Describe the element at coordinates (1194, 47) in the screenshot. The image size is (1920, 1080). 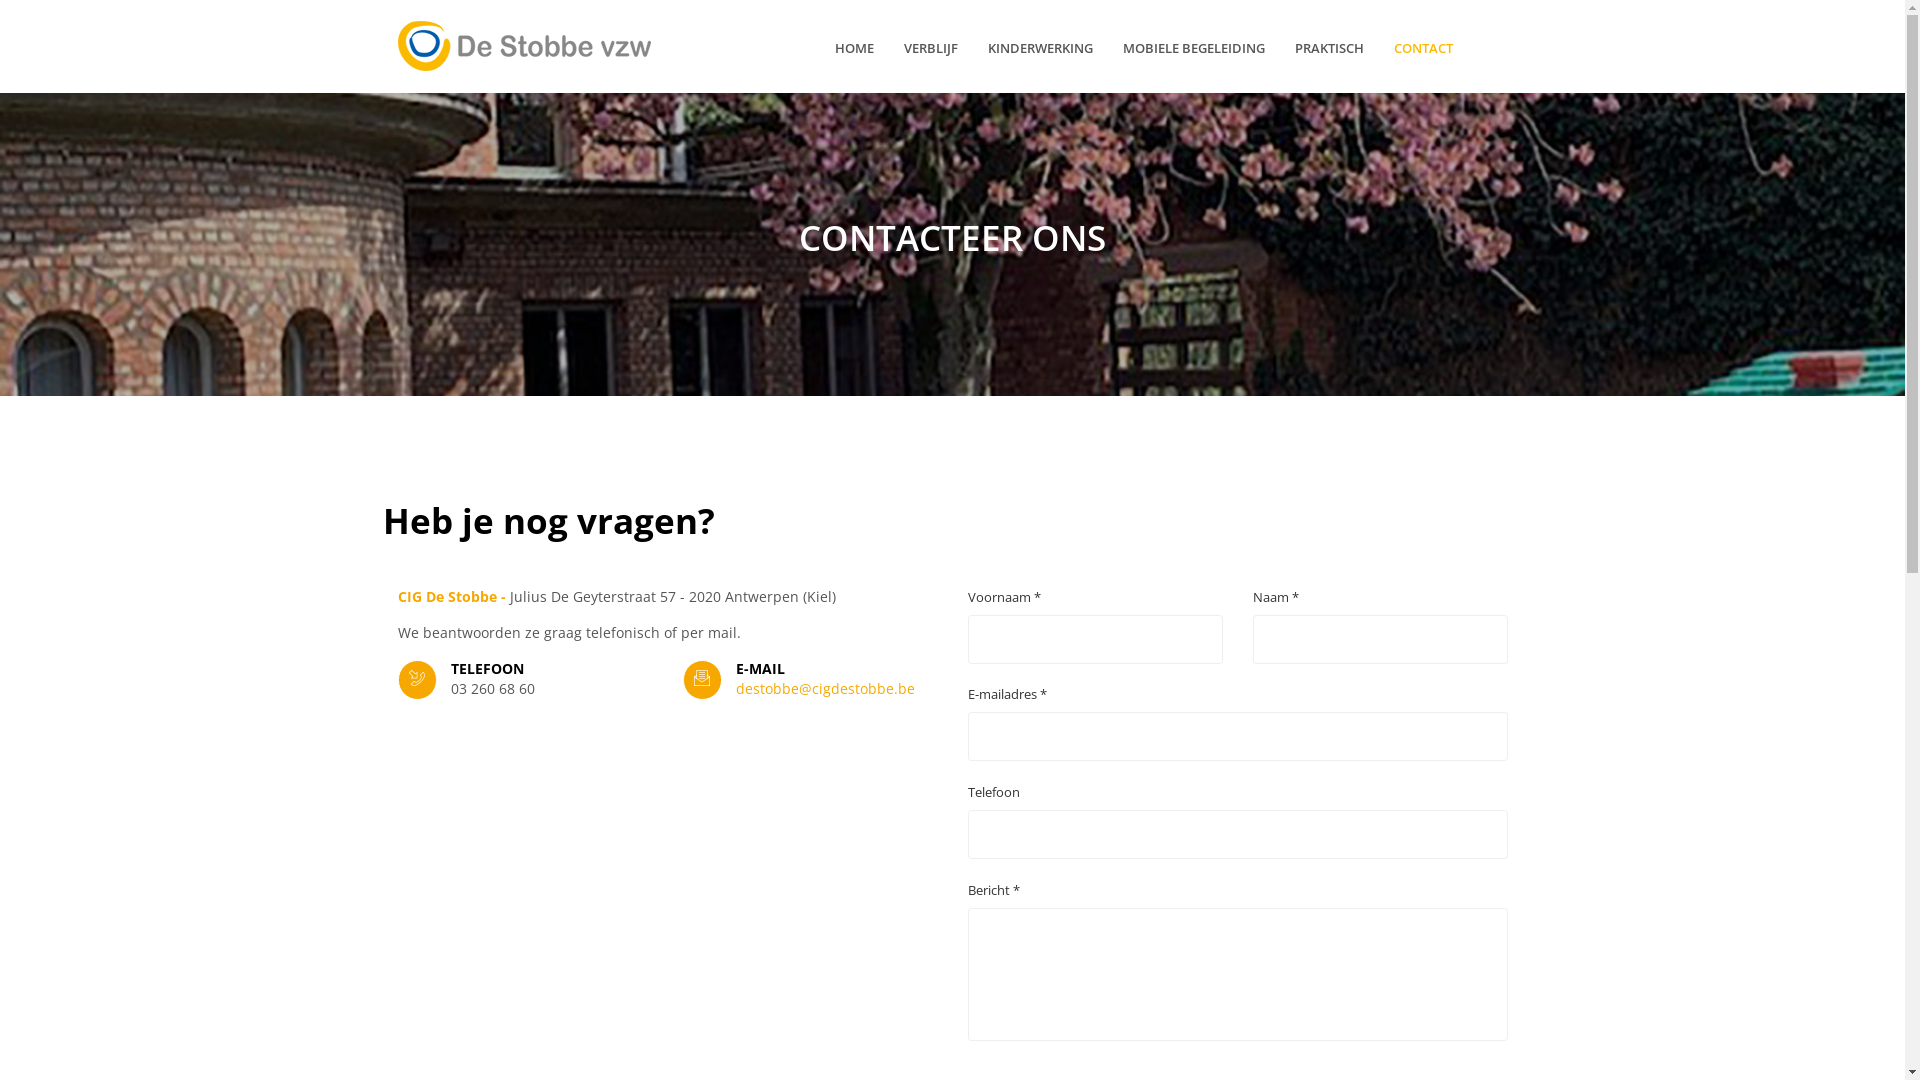
I see `'MOBIELE BEGELEIDING'` at that location.